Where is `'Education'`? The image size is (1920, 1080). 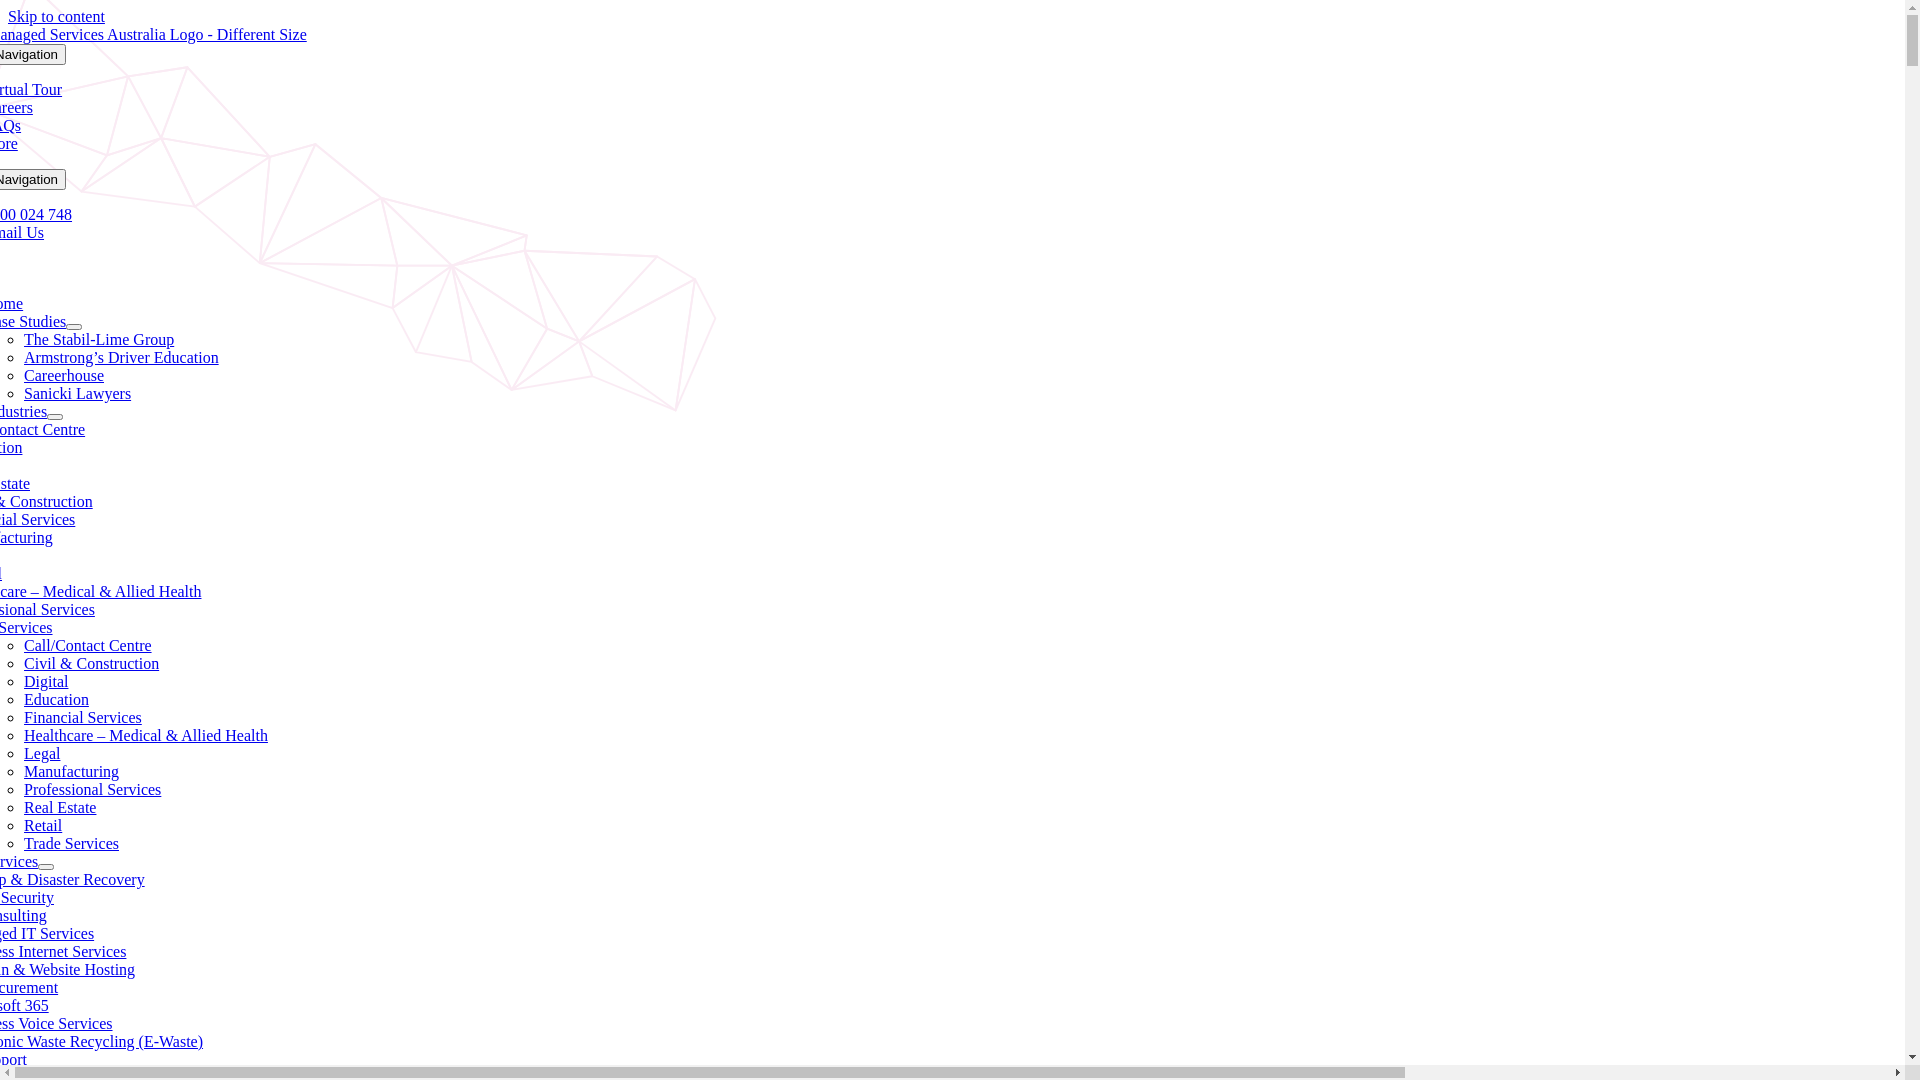 'Education' is located at coordinates (56, 698).